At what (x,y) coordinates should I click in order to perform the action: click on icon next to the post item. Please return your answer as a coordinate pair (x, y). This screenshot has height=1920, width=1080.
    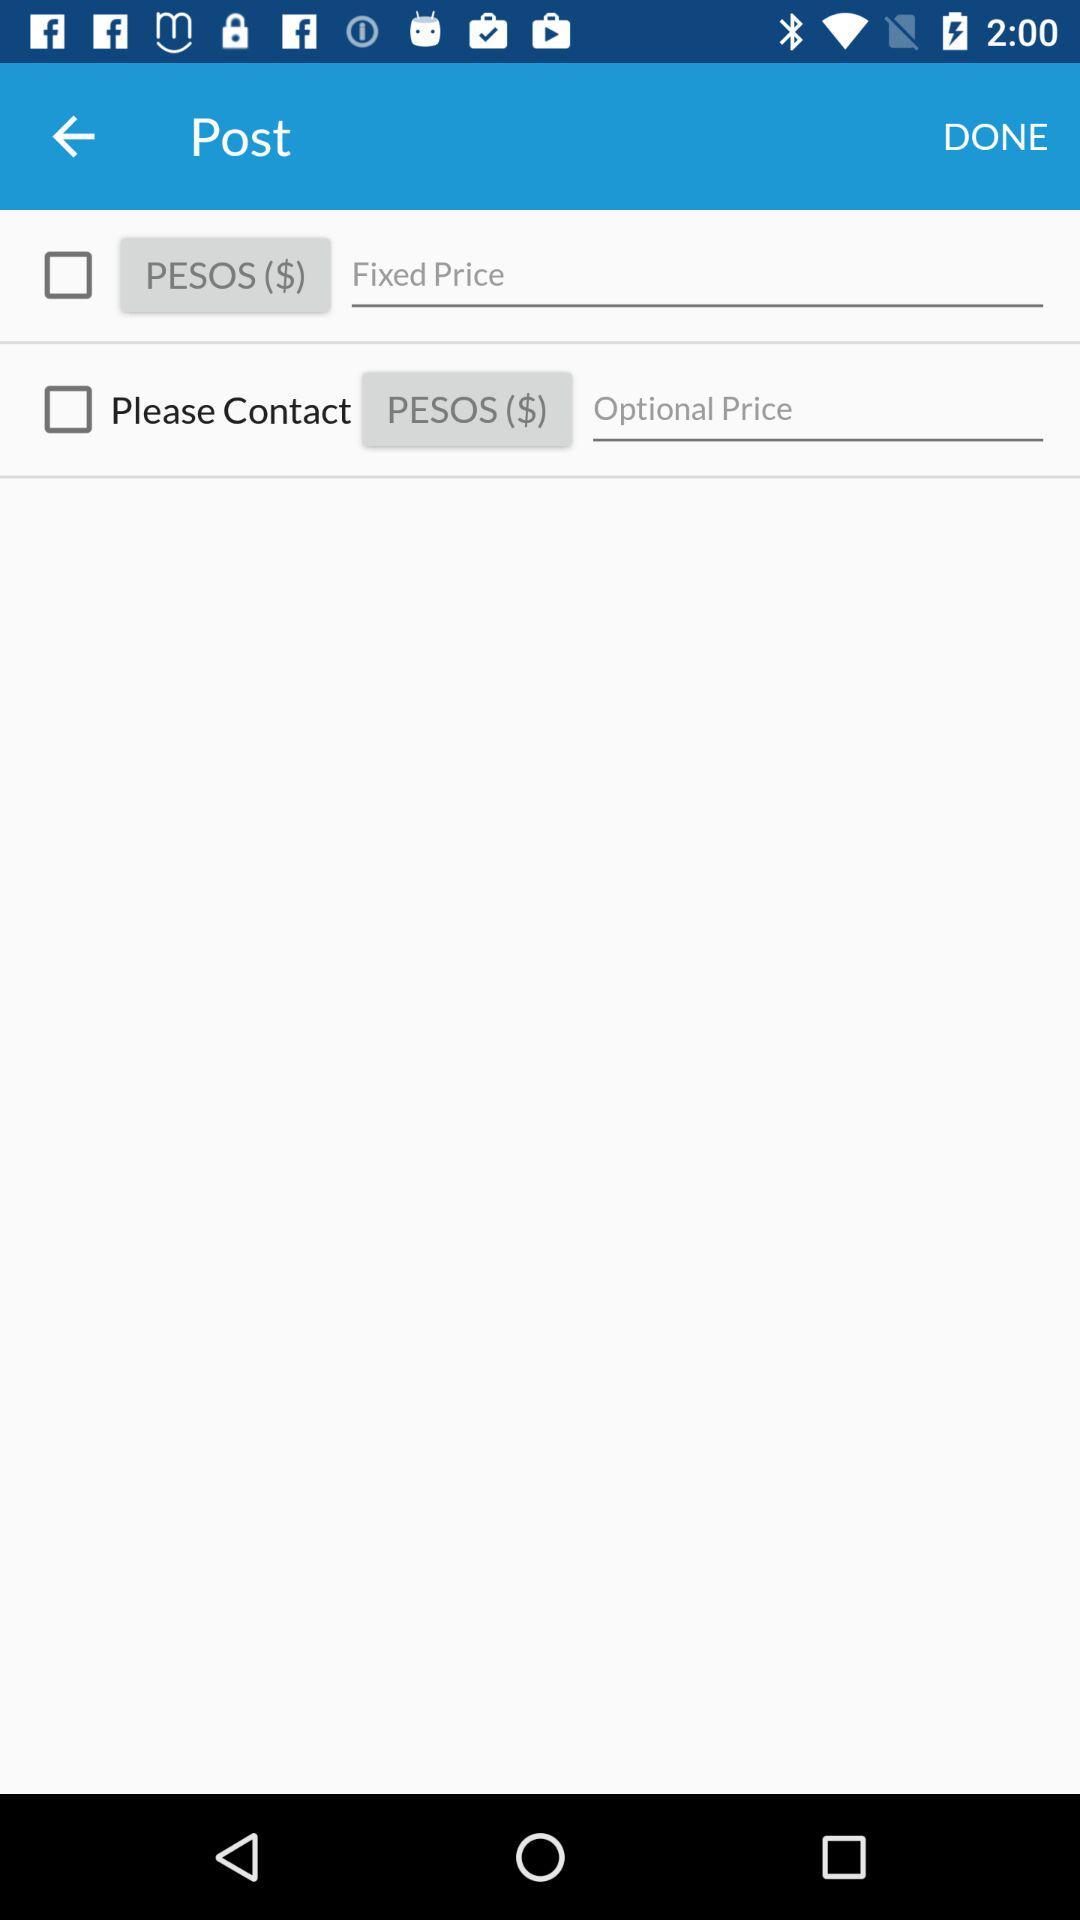
    Looking at the image, I should click on (995, 135).